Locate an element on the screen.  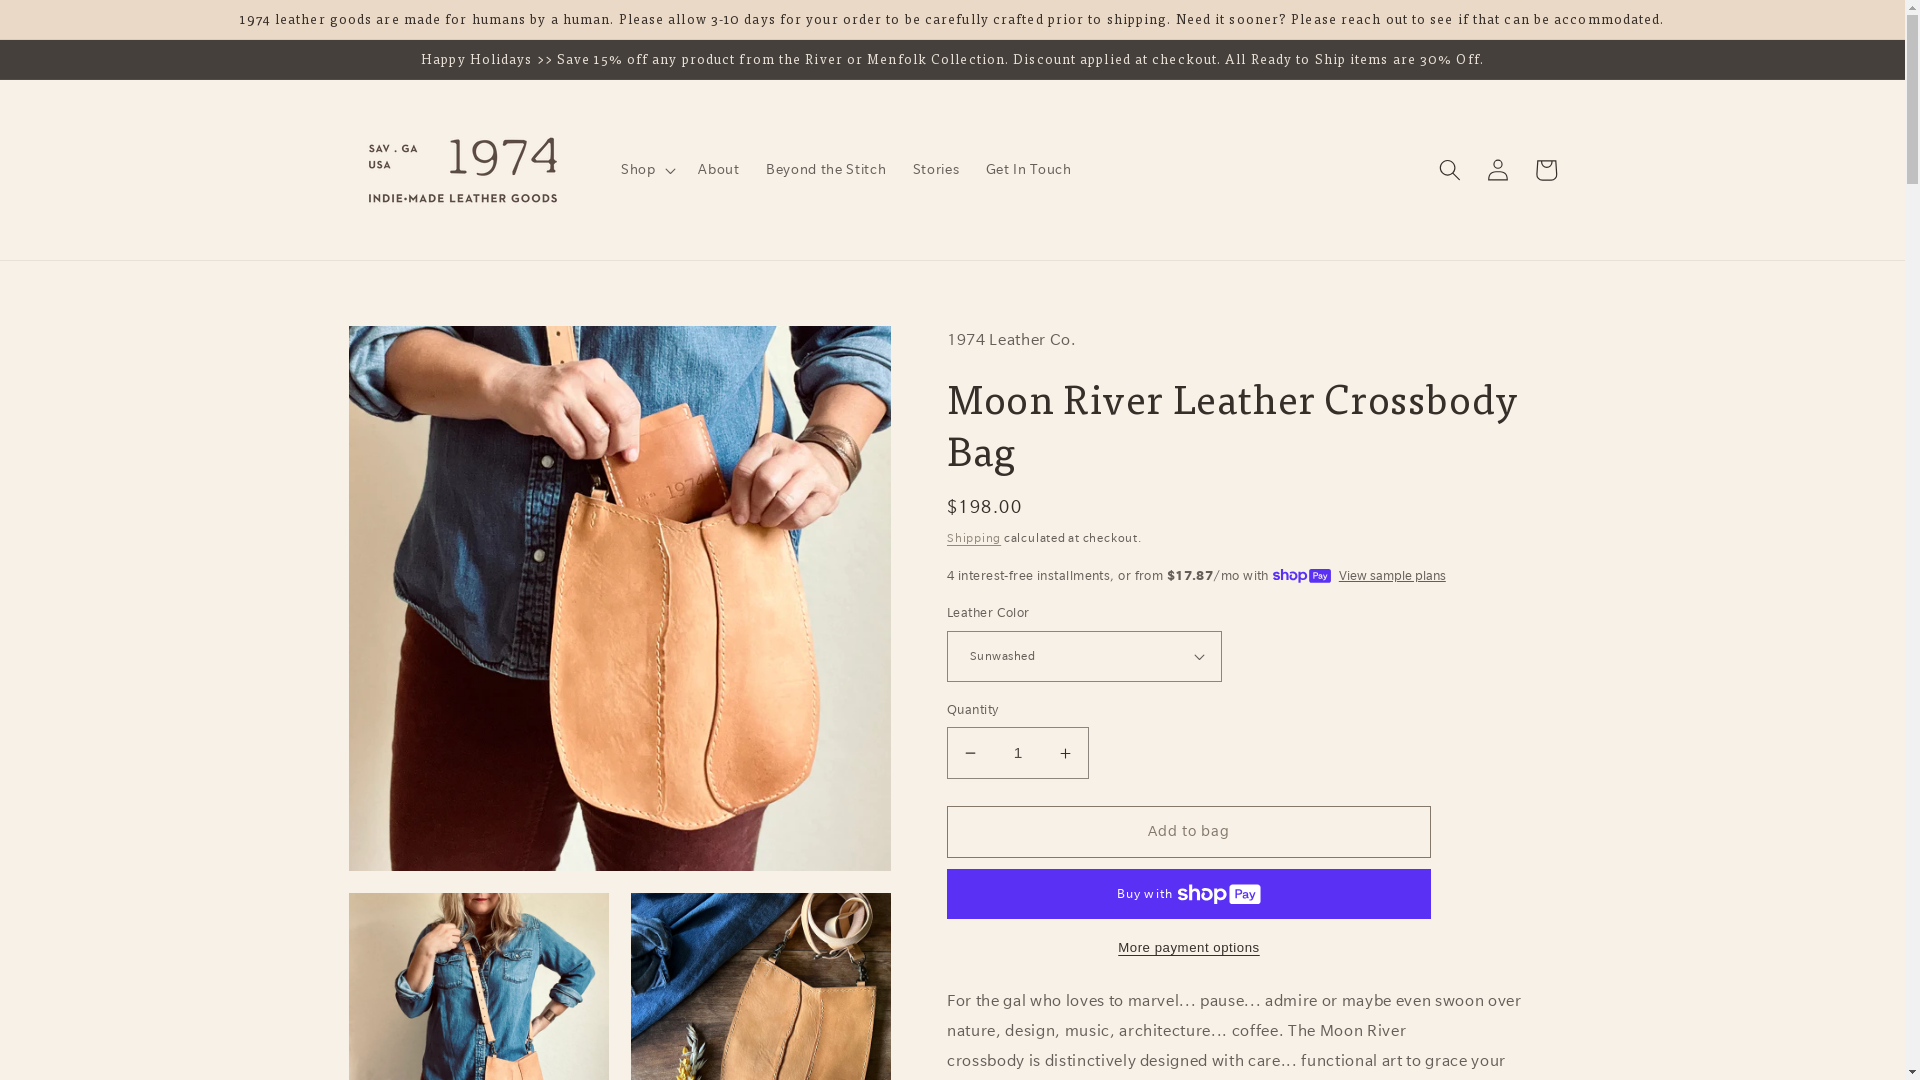
'Log in' is located at coordinates (1497, 168).